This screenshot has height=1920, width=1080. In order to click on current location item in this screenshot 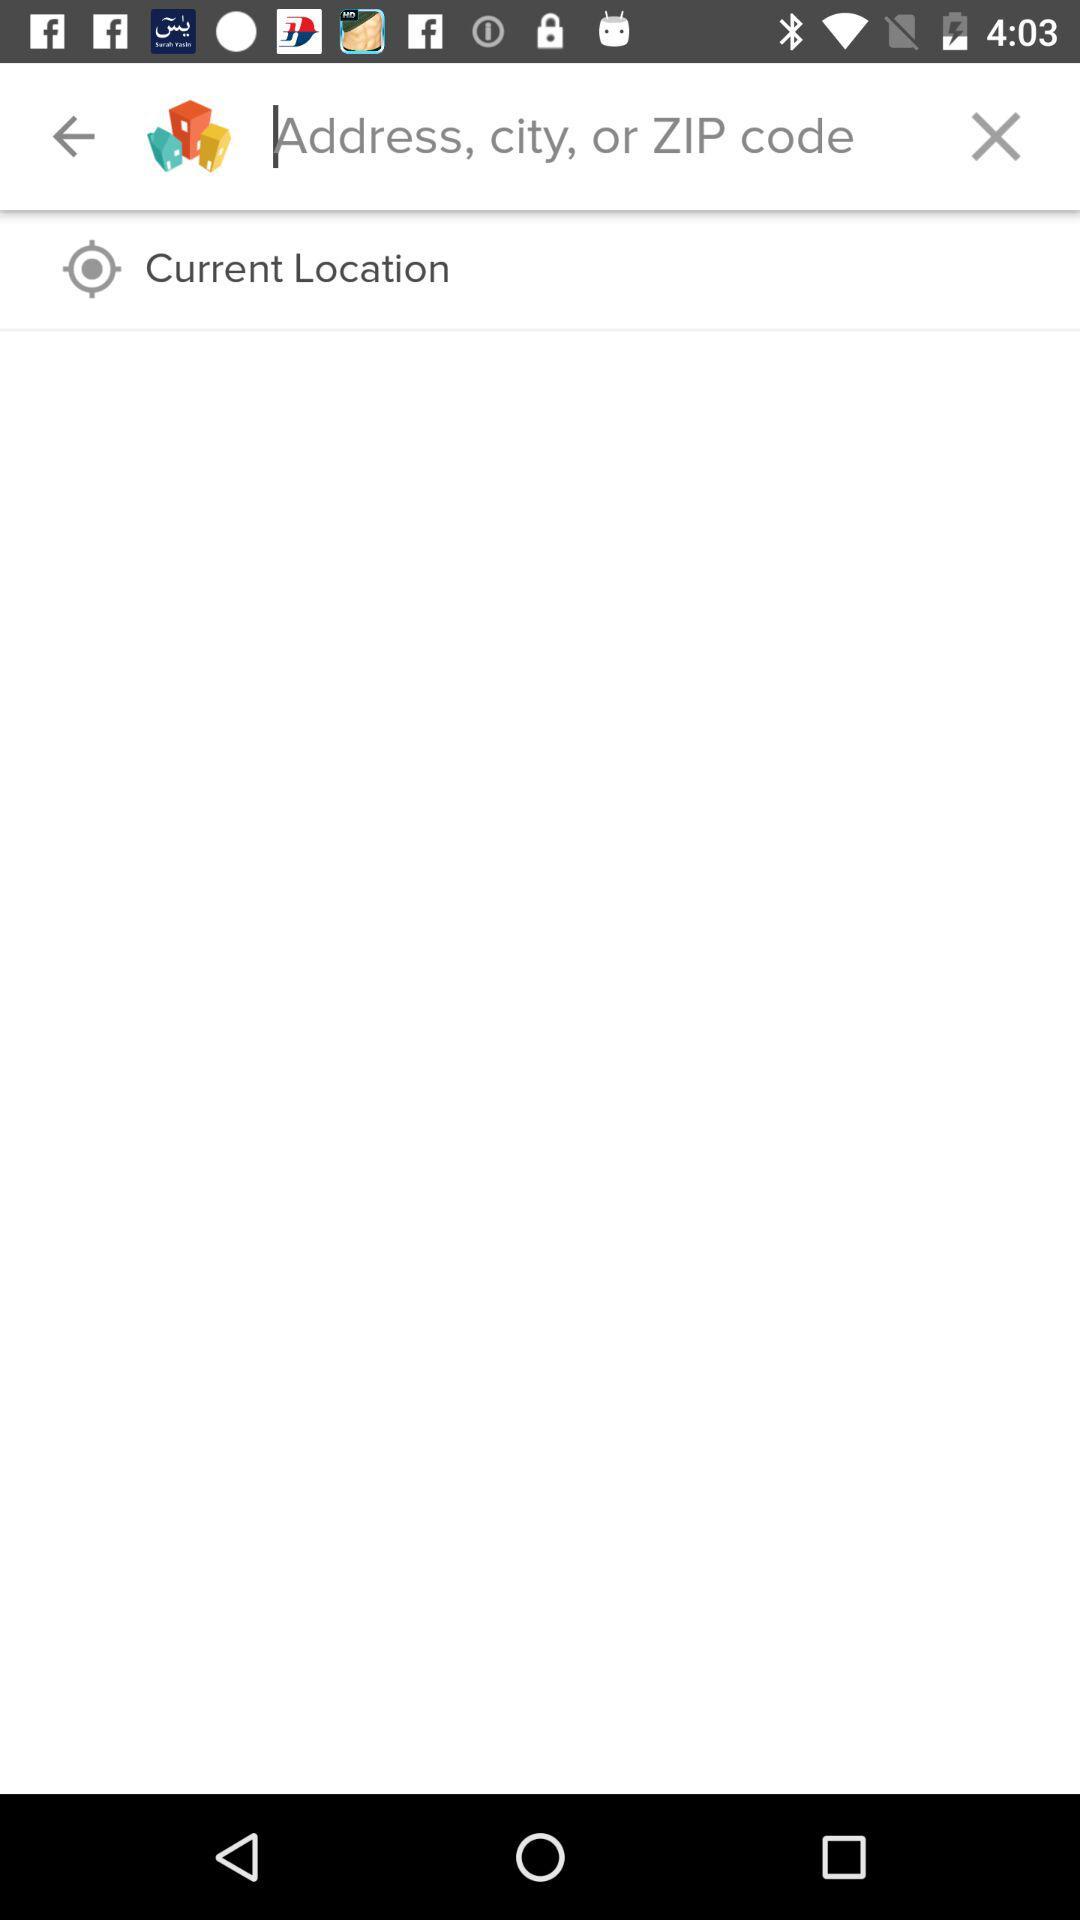, I will do `click(591, 268)`.